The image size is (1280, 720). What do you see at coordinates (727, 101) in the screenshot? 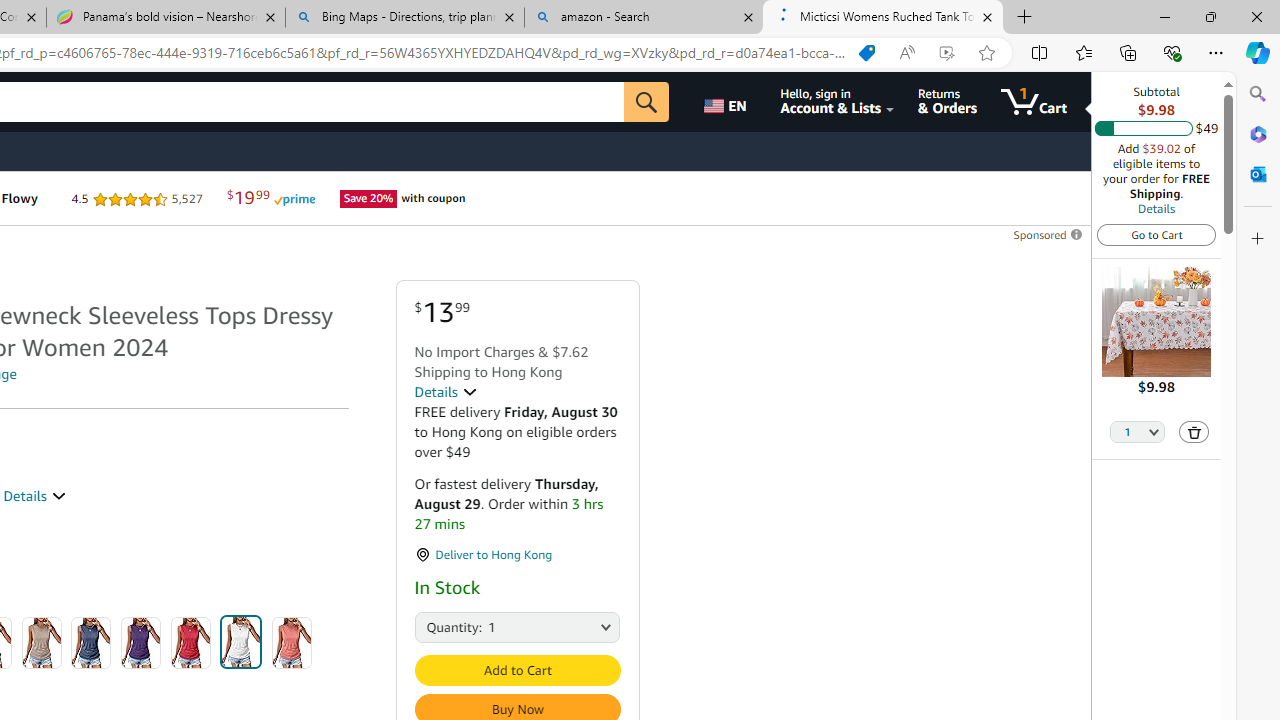
I see `'Choose a language for shopping.'` at bounding box center [727, 101].